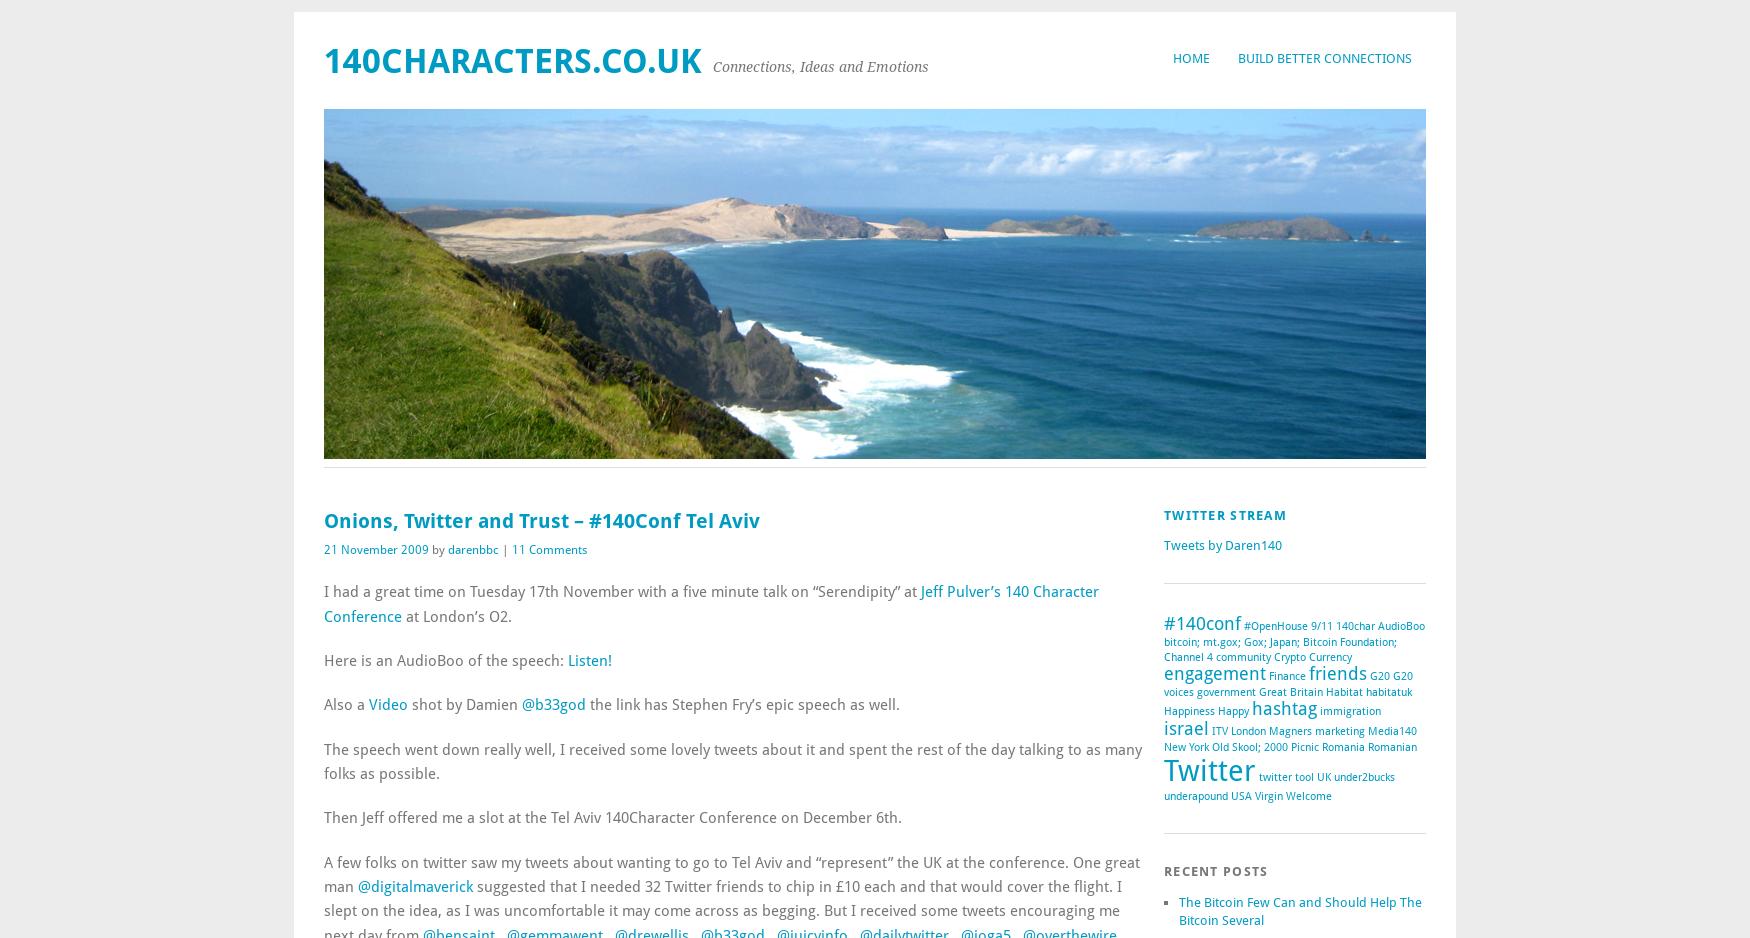 The height and width of the screenshot is (938, 1750). I want to click on 'at London’s O2.', so click(456, 615).